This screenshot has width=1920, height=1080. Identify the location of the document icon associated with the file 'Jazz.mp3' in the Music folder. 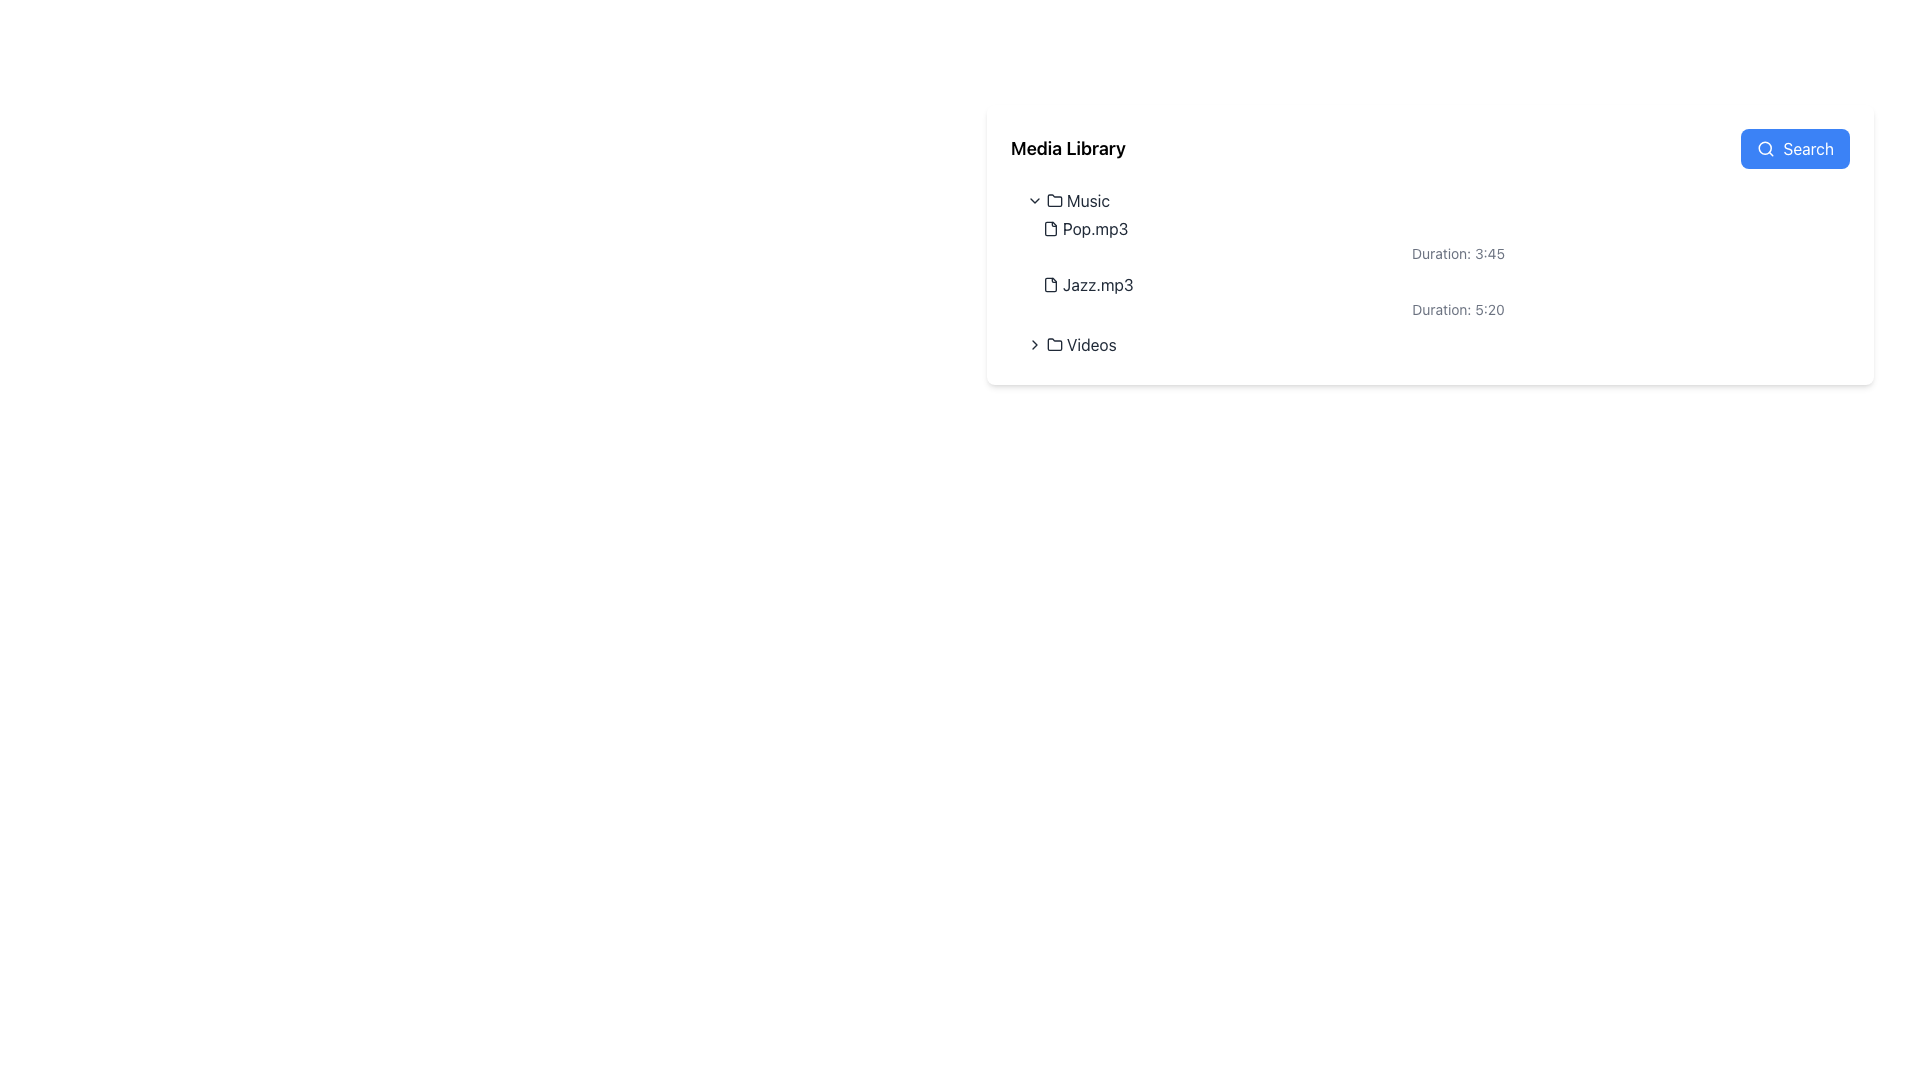
(1050, 285).